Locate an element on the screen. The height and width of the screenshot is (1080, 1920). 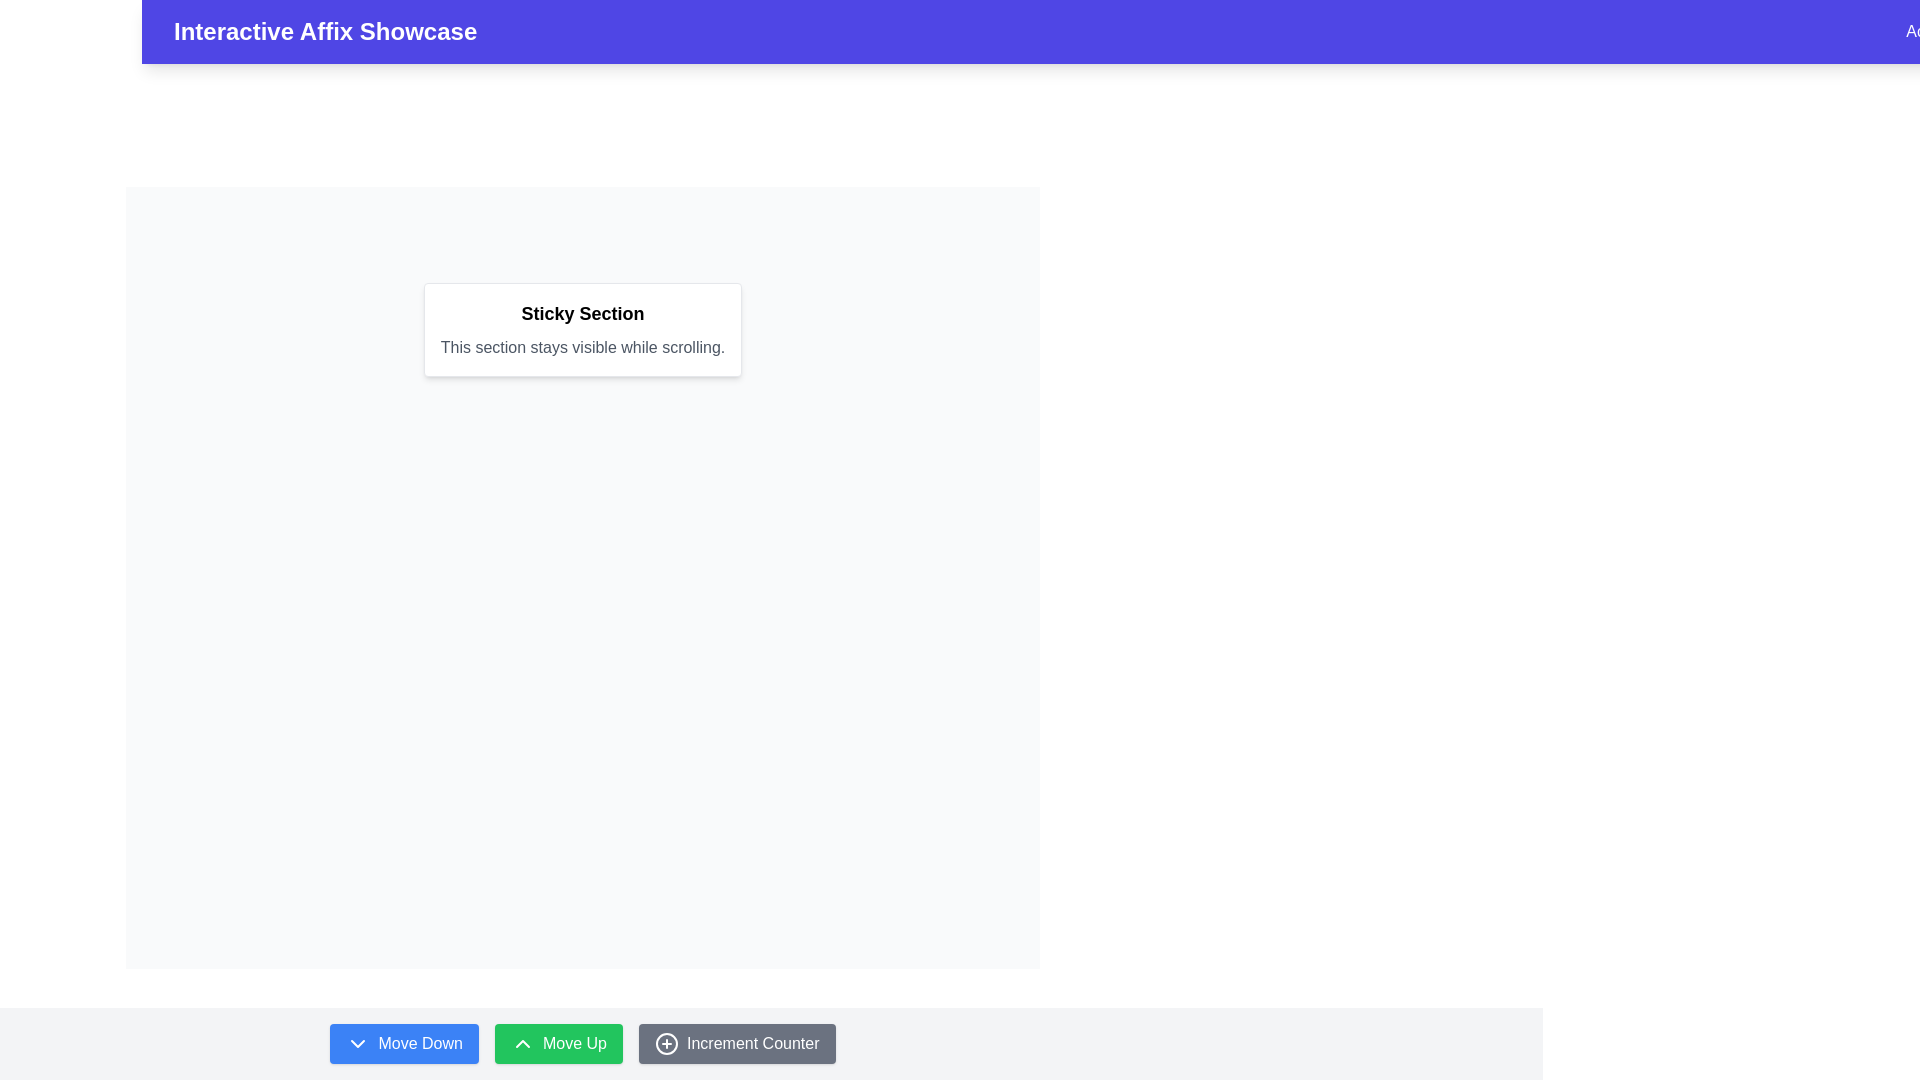
the button located at the bottom-right corner of the interface, adjacent to the 'Increment Counter' button, which contains a plus sign is located at coordinates (667, 1043).